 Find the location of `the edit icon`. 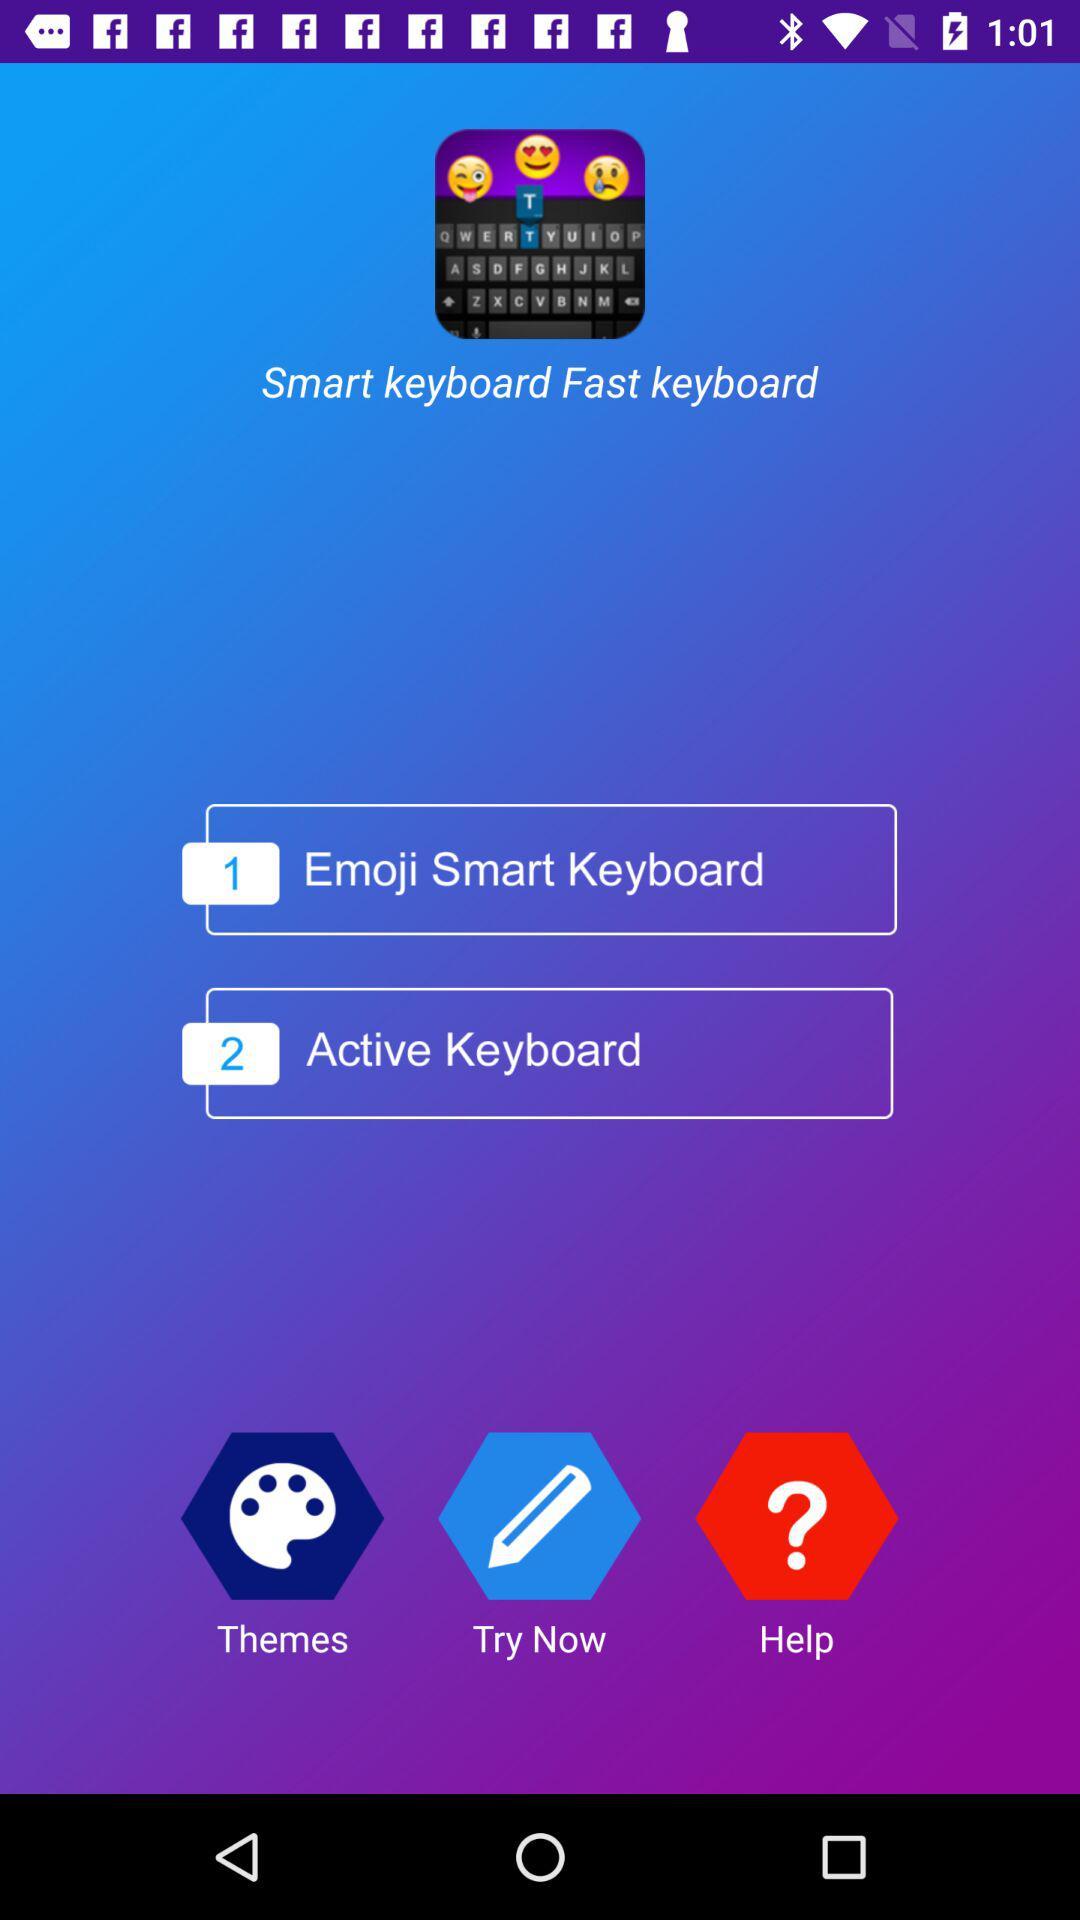

the edit icon is located at coordinates (538, 1516).